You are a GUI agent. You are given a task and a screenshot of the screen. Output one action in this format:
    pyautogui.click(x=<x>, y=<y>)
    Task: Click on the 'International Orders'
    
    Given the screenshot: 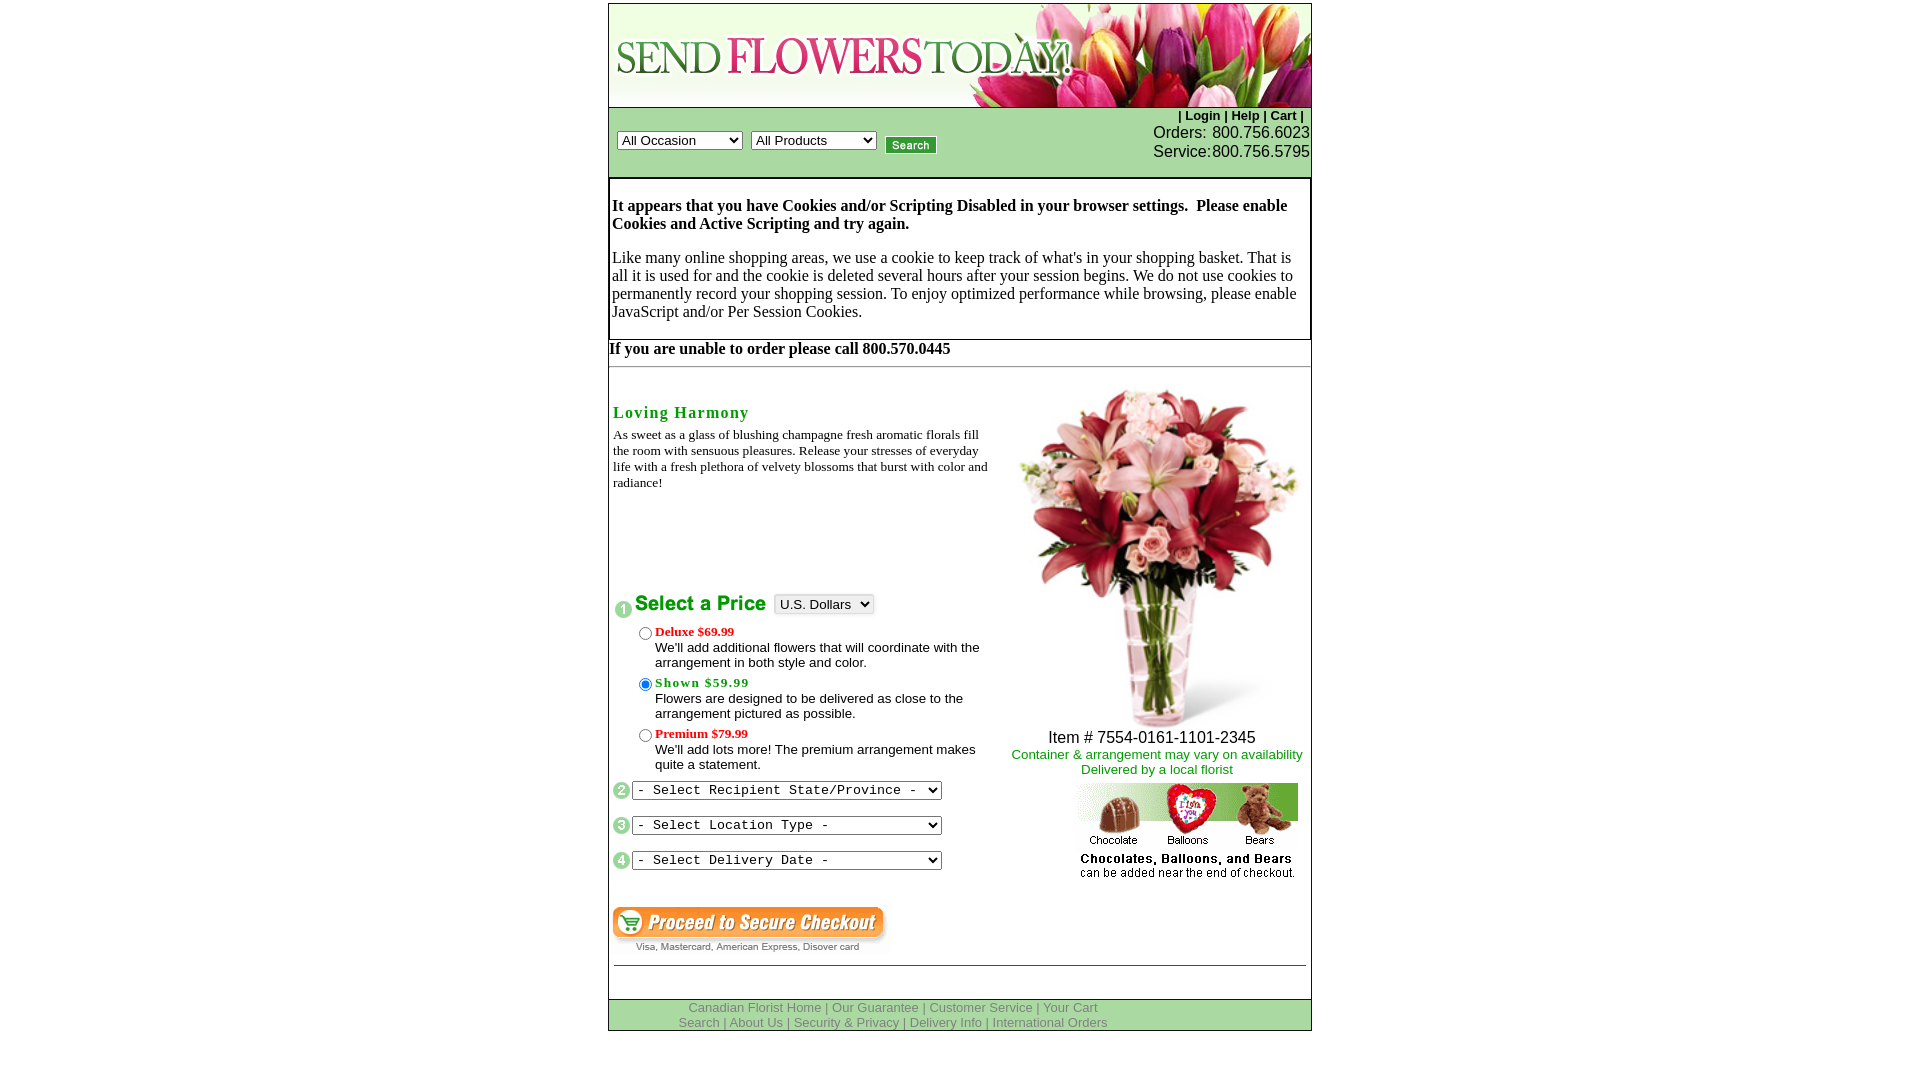 What is the action you would take?
    pyautogui.click(x=1049, y=1022)
    